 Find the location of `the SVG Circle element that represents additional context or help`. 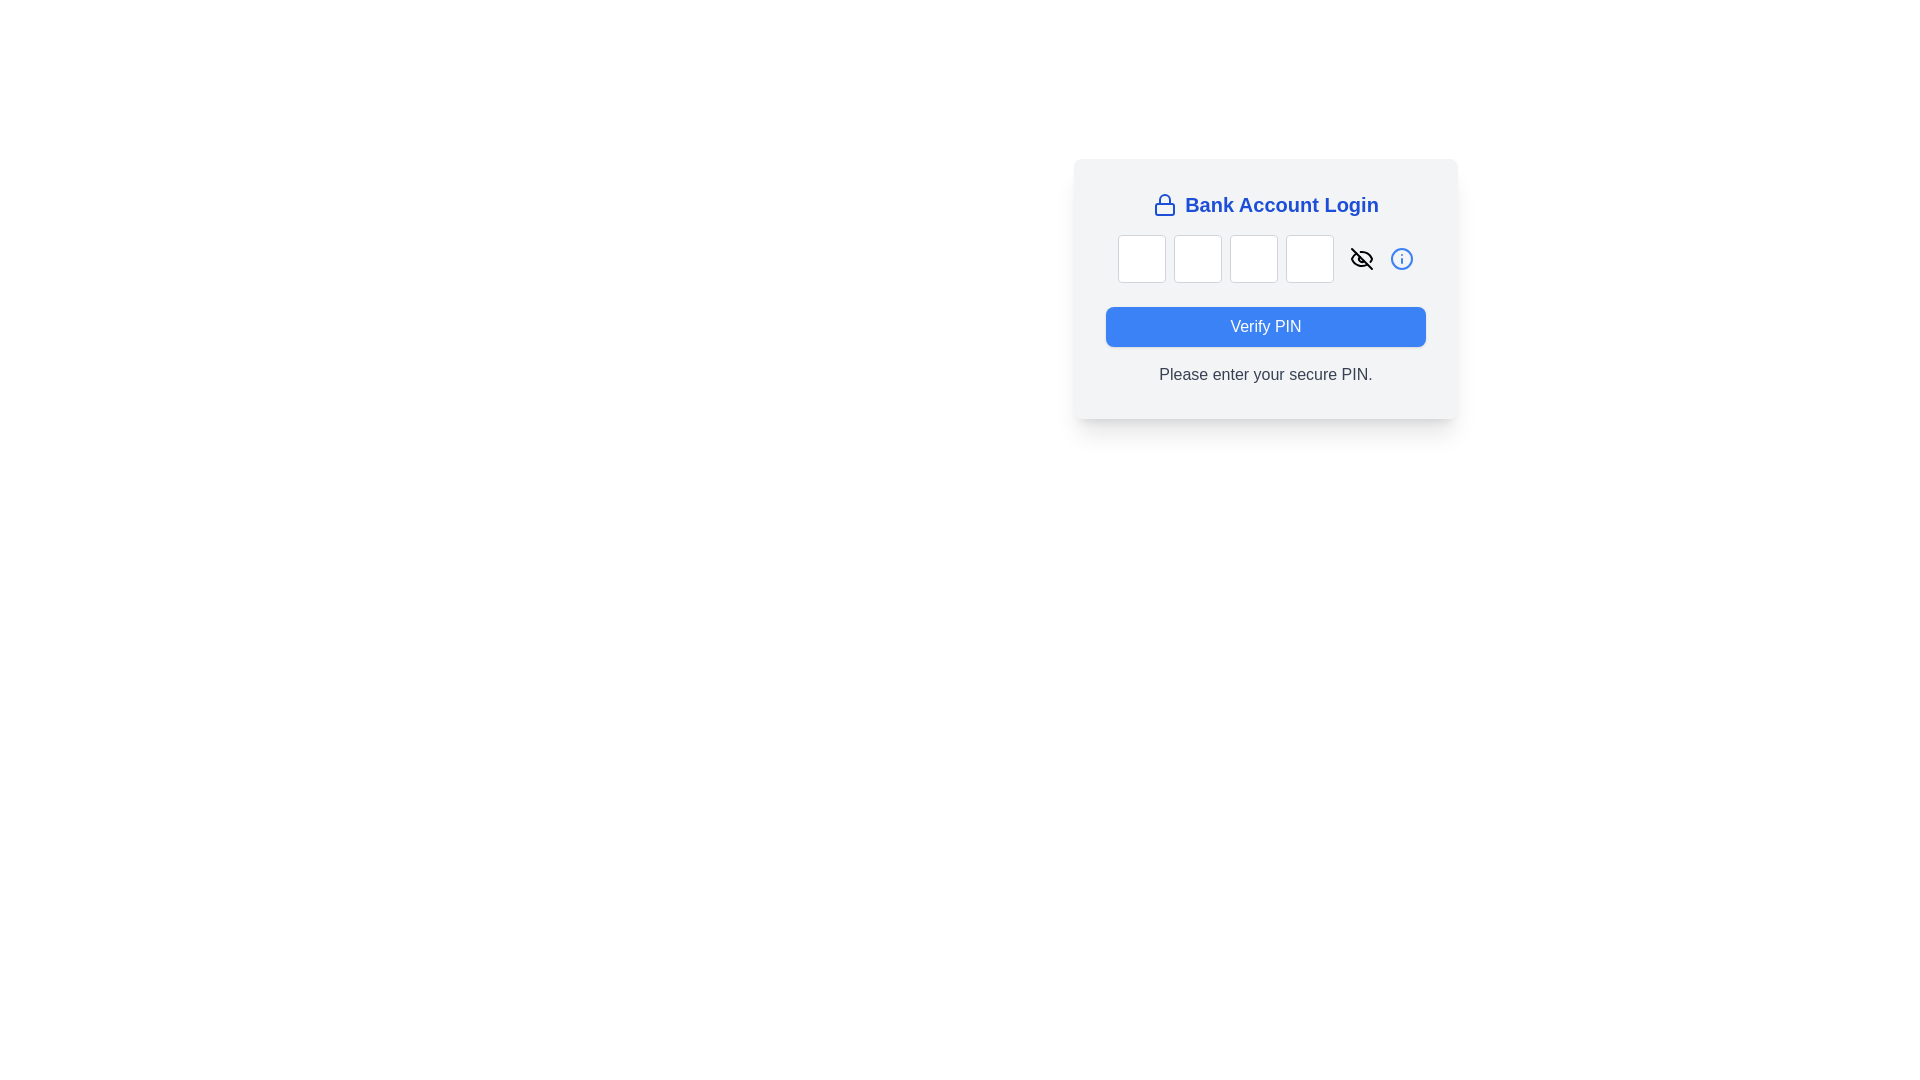

the SVG Circle element that represents additional context or help is located at coordinates (1400, 257).